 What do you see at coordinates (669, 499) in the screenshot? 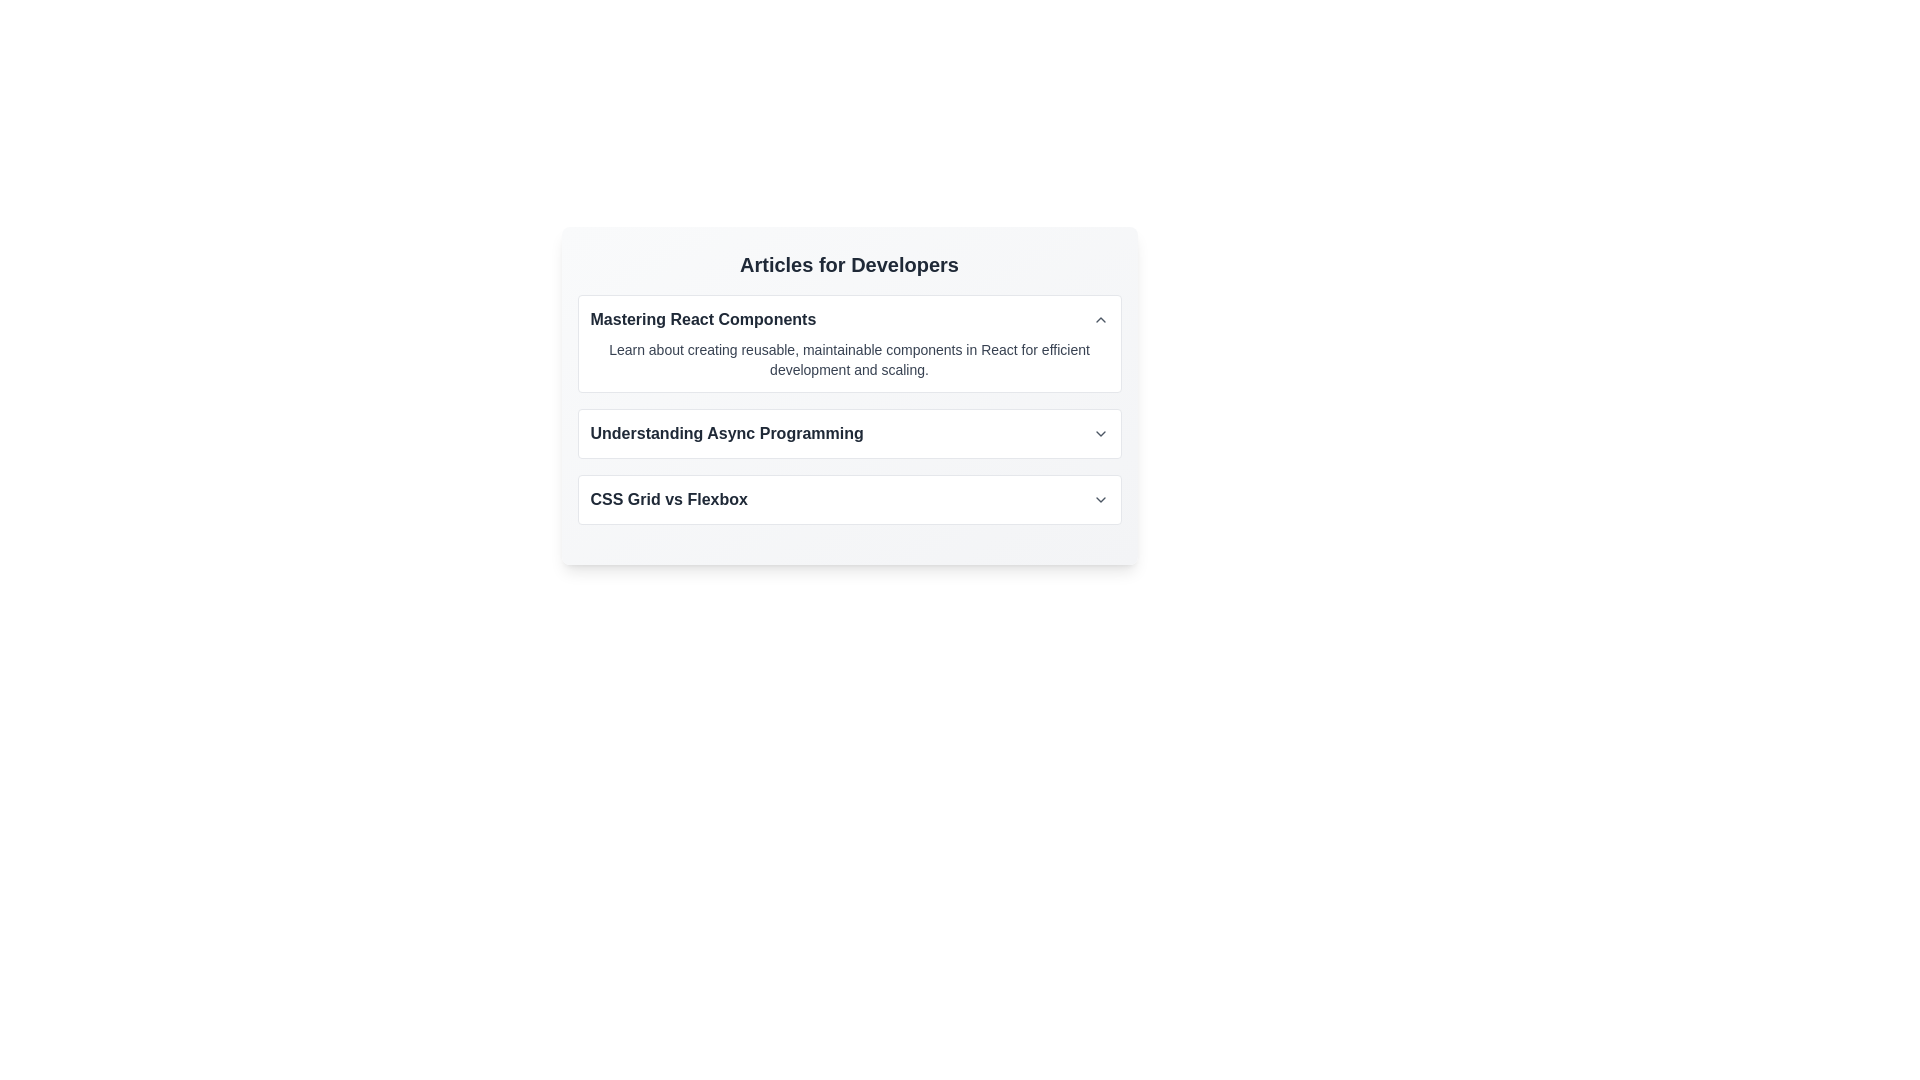
I see `the Text label displaying 'CSS Grid vs Flexbox' located in the third section of 'Articles for Developers' beneath 'Understanding Async Programming.'` at bounding box center [669, 499].